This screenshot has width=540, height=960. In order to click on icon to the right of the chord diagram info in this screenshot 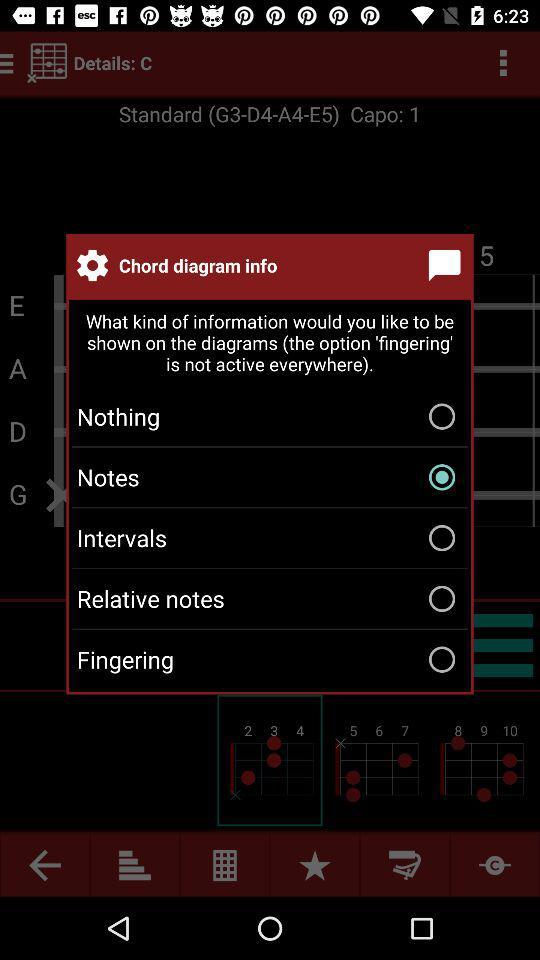, I will do `click(448, 264)`.